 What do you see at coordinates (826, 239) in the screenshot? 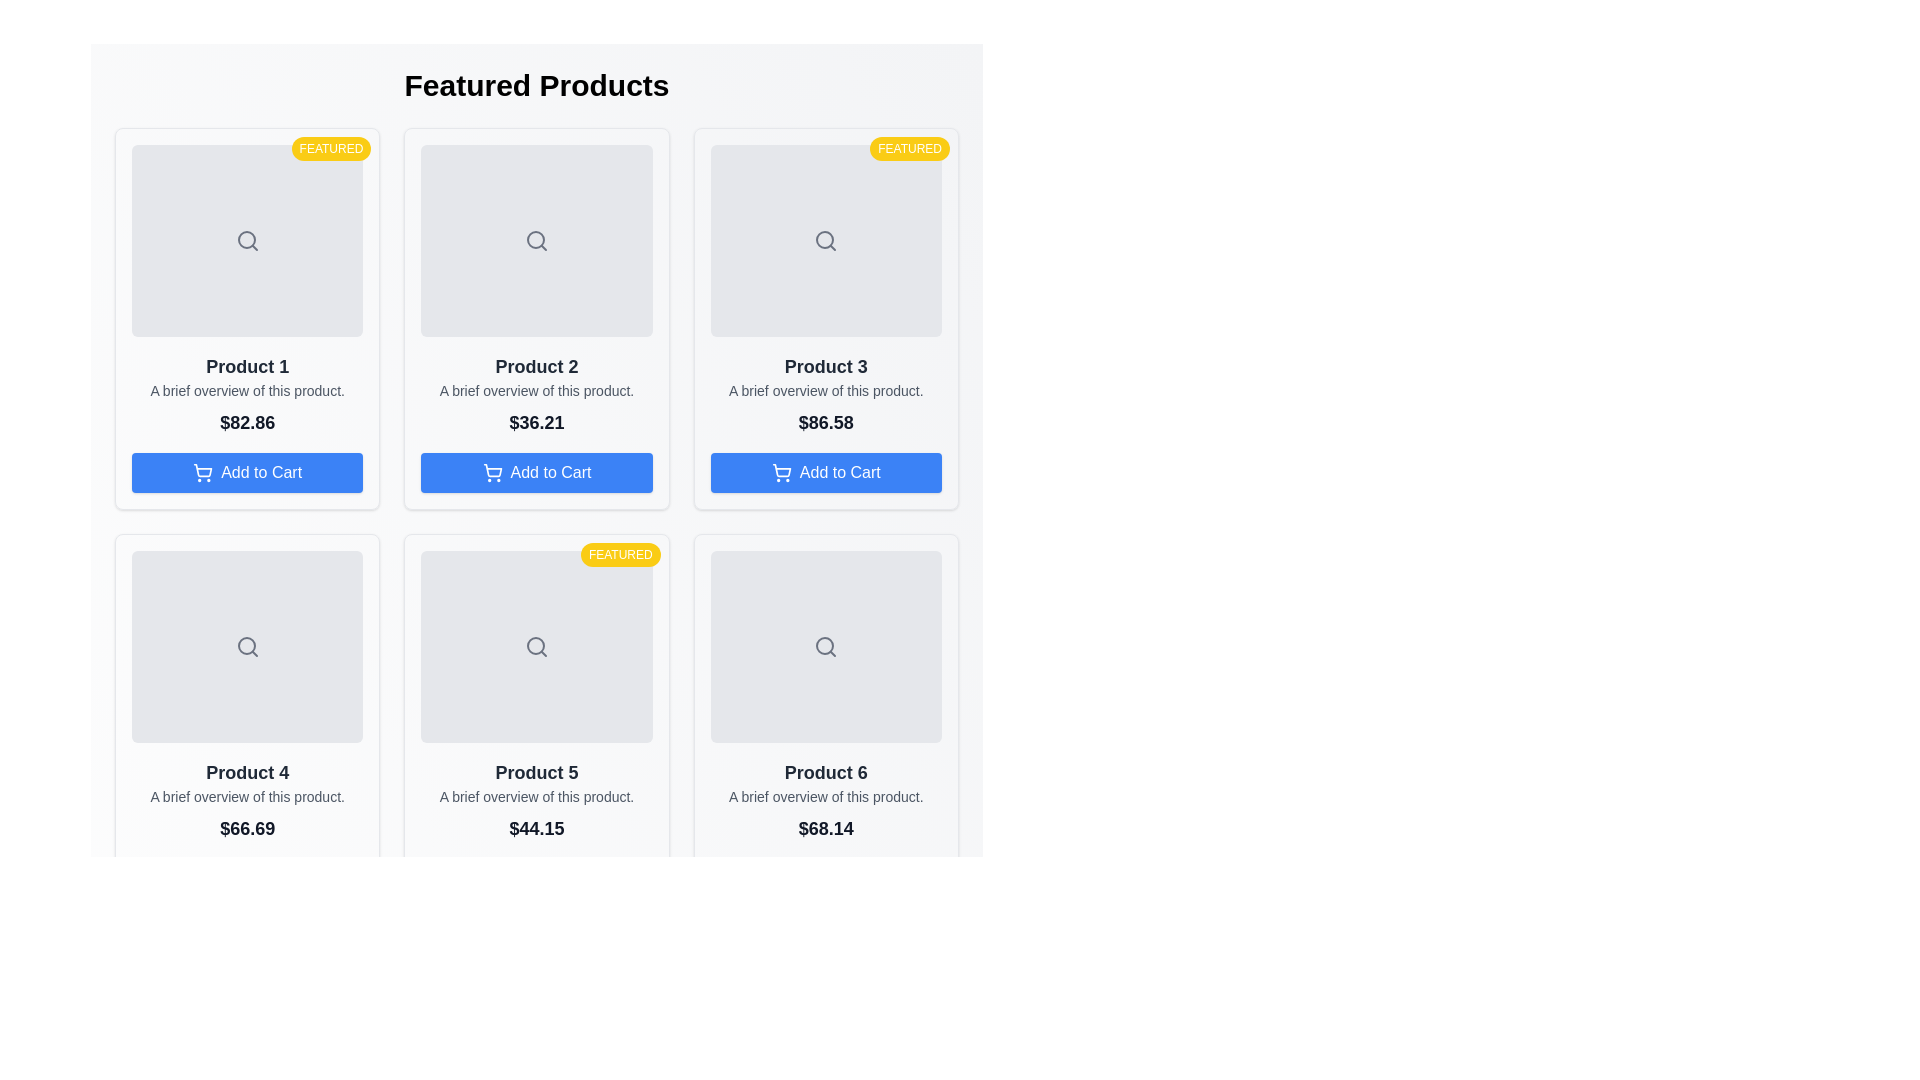
I see `the small magnifying glass icon with a circular outline located in the center of the third product card from the left in the top row of a grid layout, which suggests a search function` at bounding box center [826, 239].